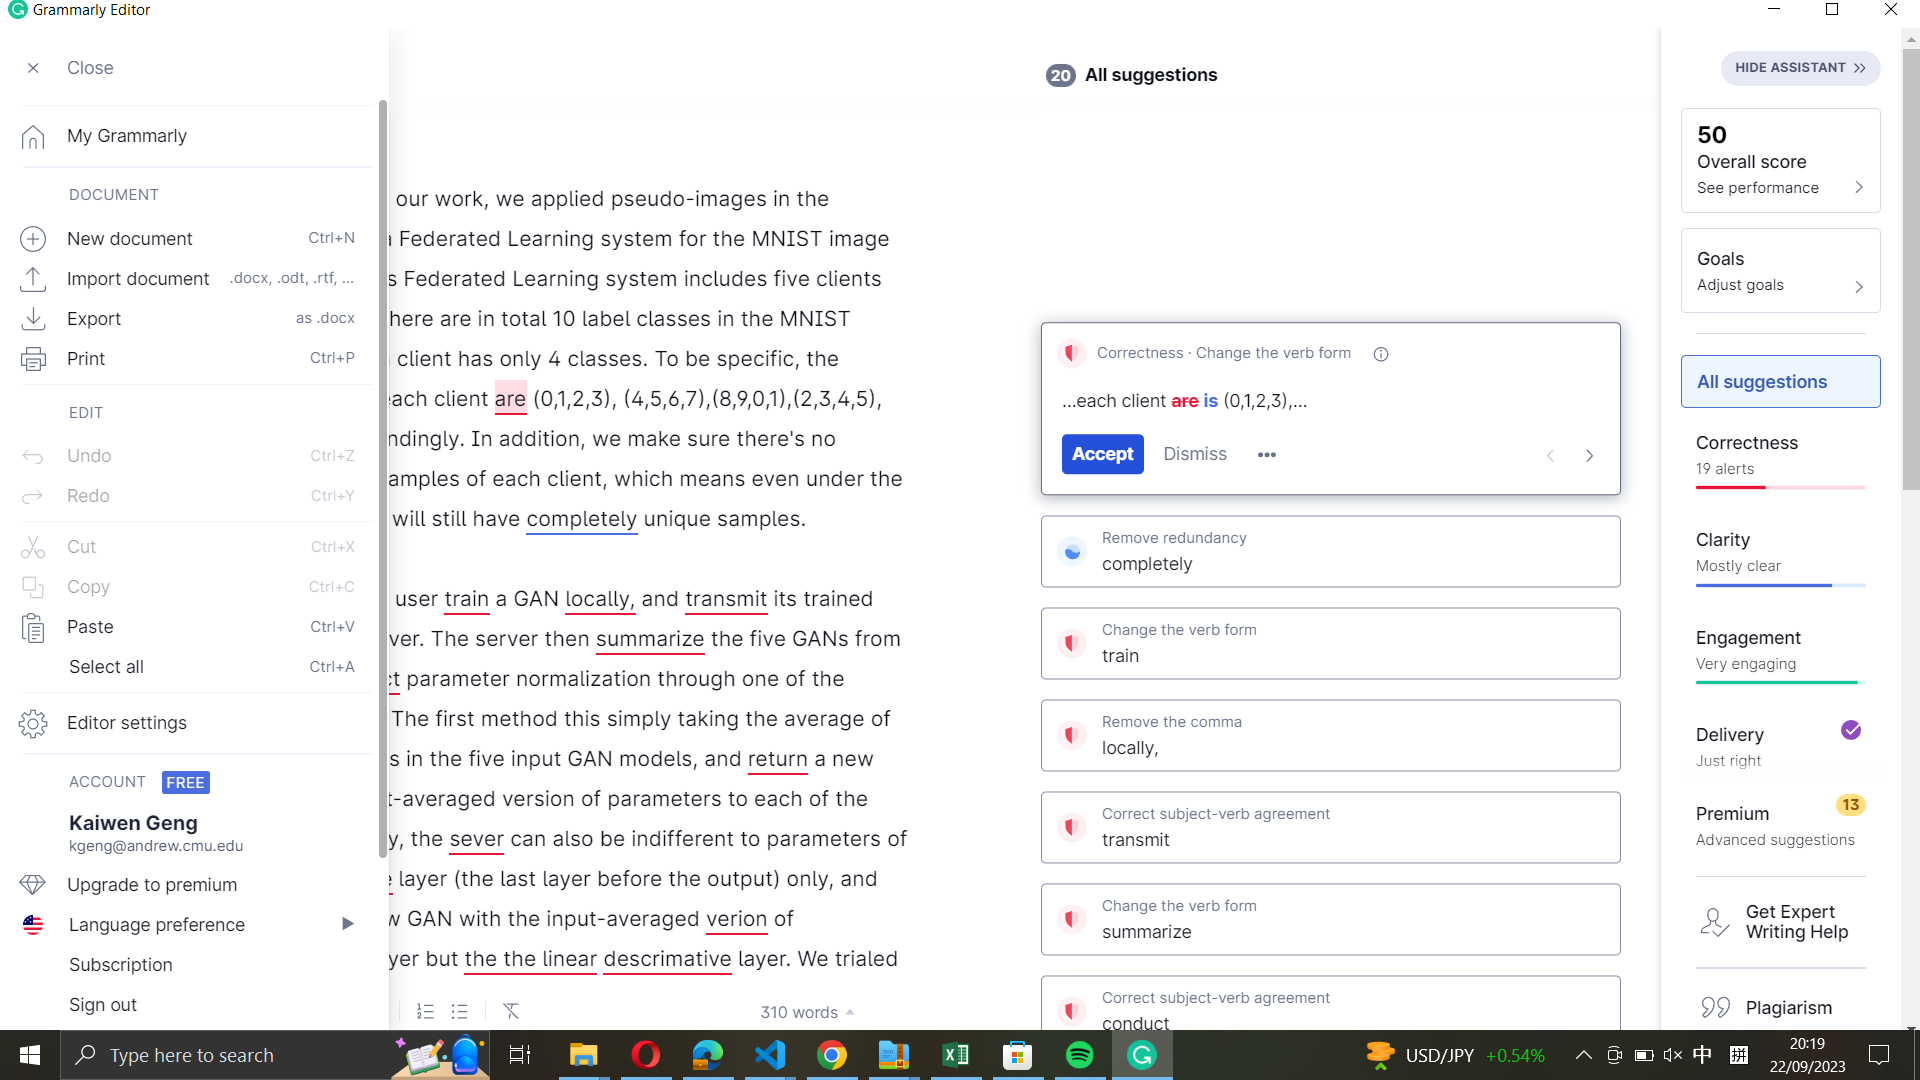  Describe the element at coordinates (1780, 270) in the screenshot. I see `Unfold the goals segment` at that location.